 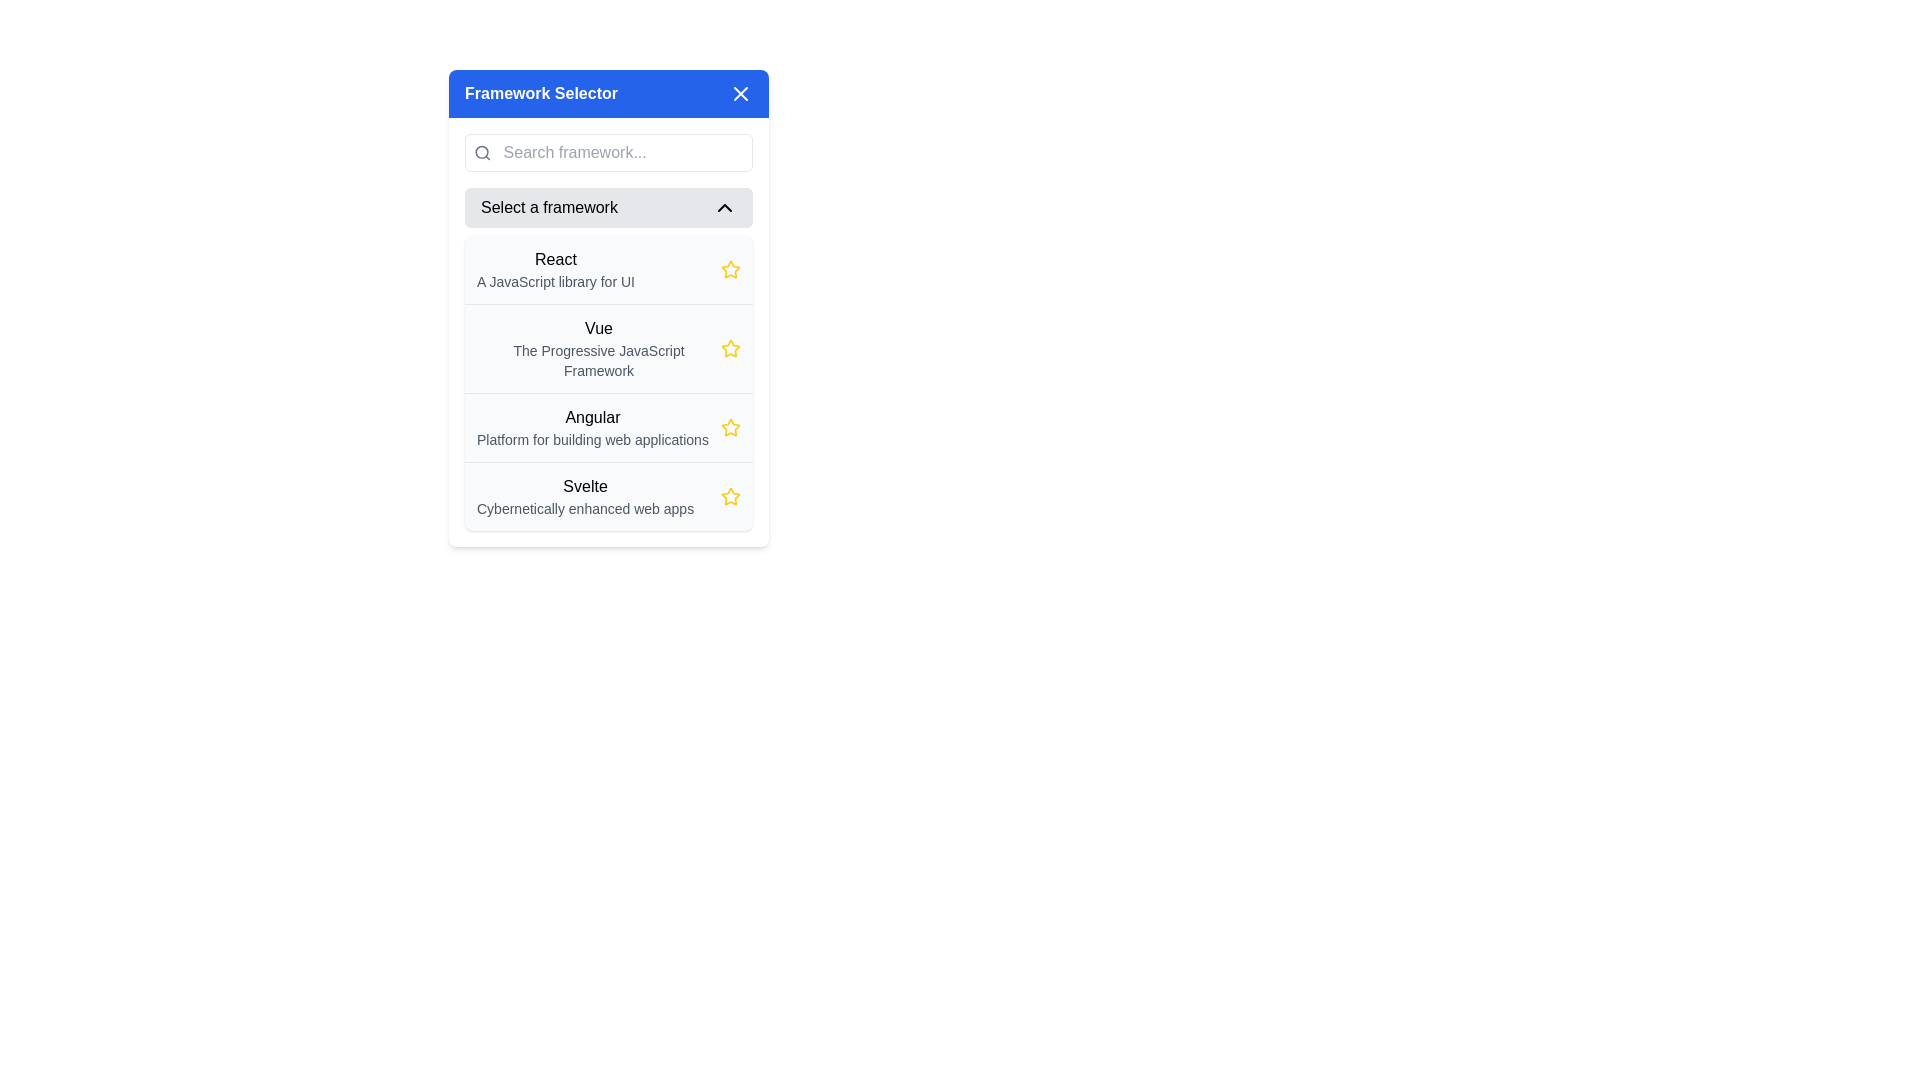 What do you see at coordinates (729, 347) in the screenshot?
I see `the star icon indicating the favorite status for the 'Vue' framework entry, located to the far right of the list entry` at bounding box center [729, 347].